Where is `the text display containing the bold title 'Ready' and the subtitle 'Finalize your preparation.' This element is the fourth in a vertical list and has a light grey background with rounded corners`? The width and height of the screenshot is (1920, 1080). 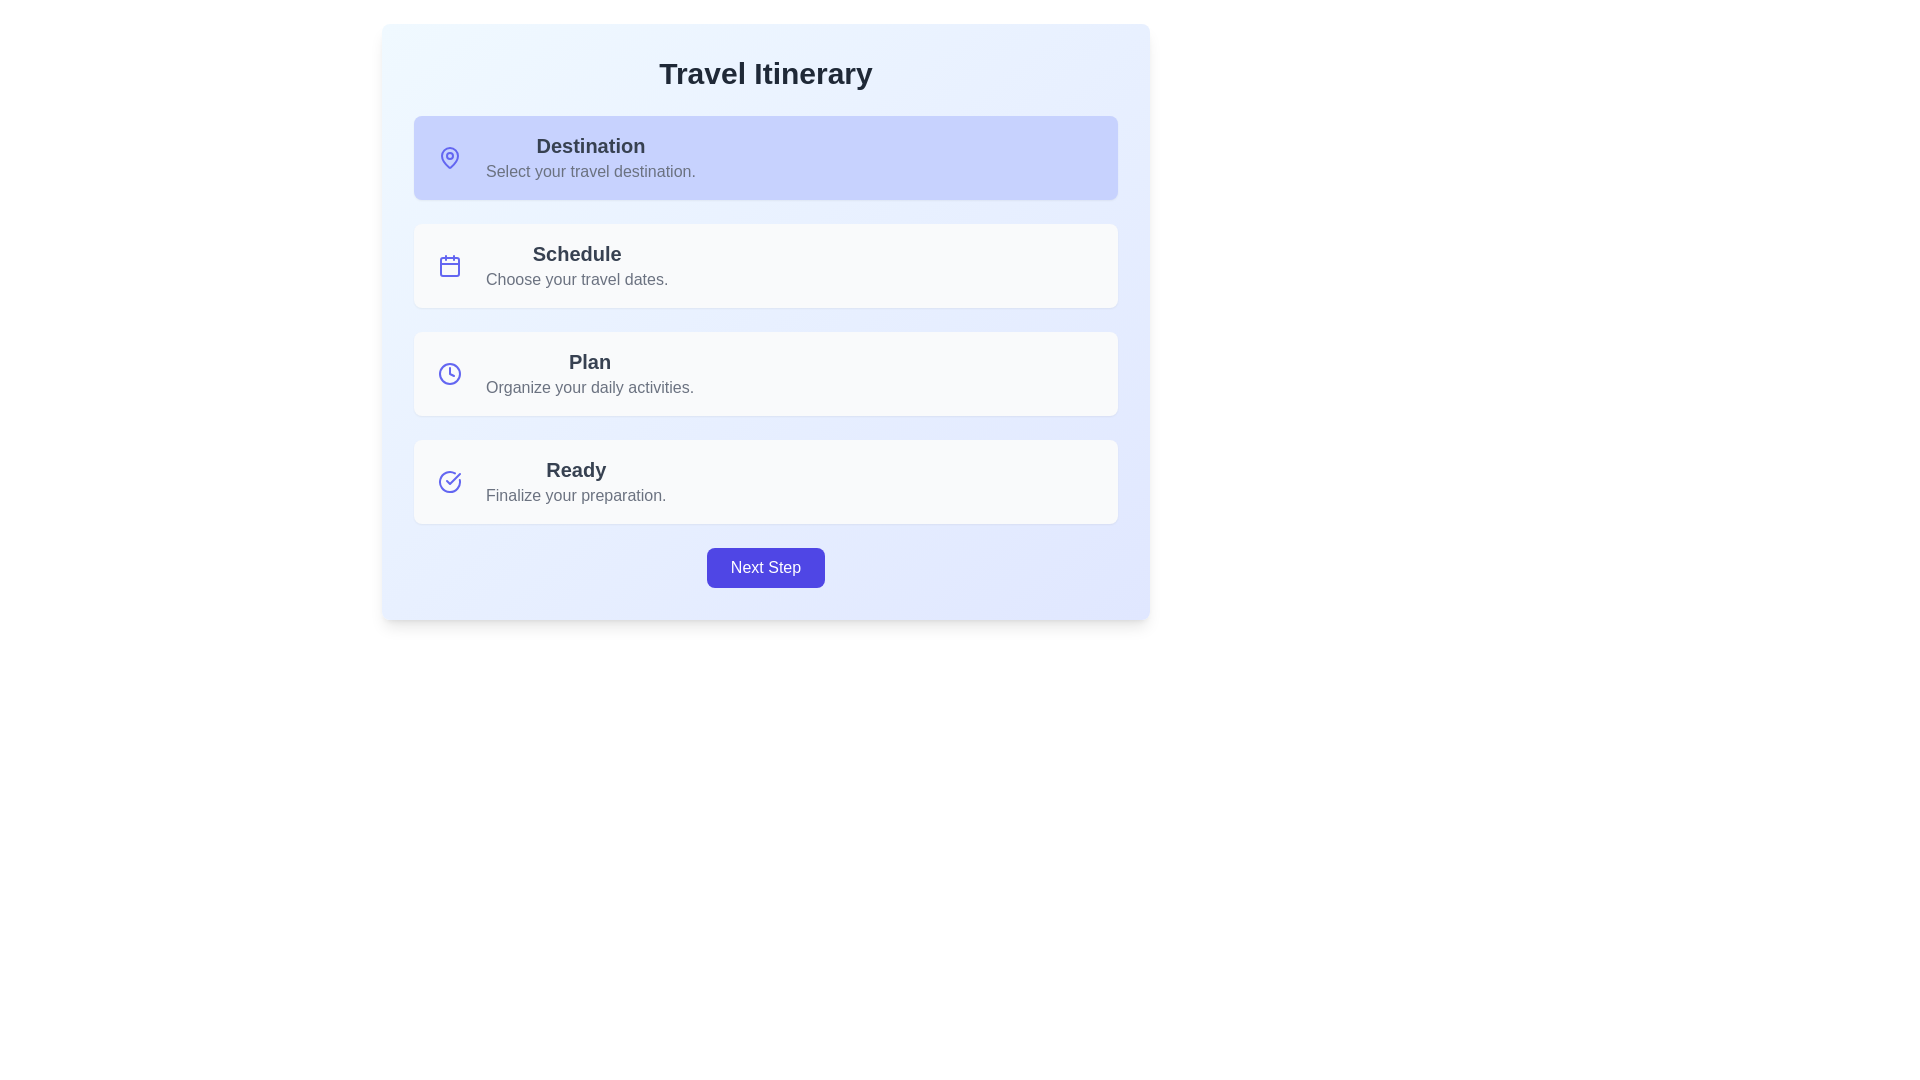
the text display containing the bold title 'Ready' and the subtitle 'Finalize your preparation.' This element is the fourth in a vertical list and has a light grey background with rounded corners is located at coordinates (575, 482).